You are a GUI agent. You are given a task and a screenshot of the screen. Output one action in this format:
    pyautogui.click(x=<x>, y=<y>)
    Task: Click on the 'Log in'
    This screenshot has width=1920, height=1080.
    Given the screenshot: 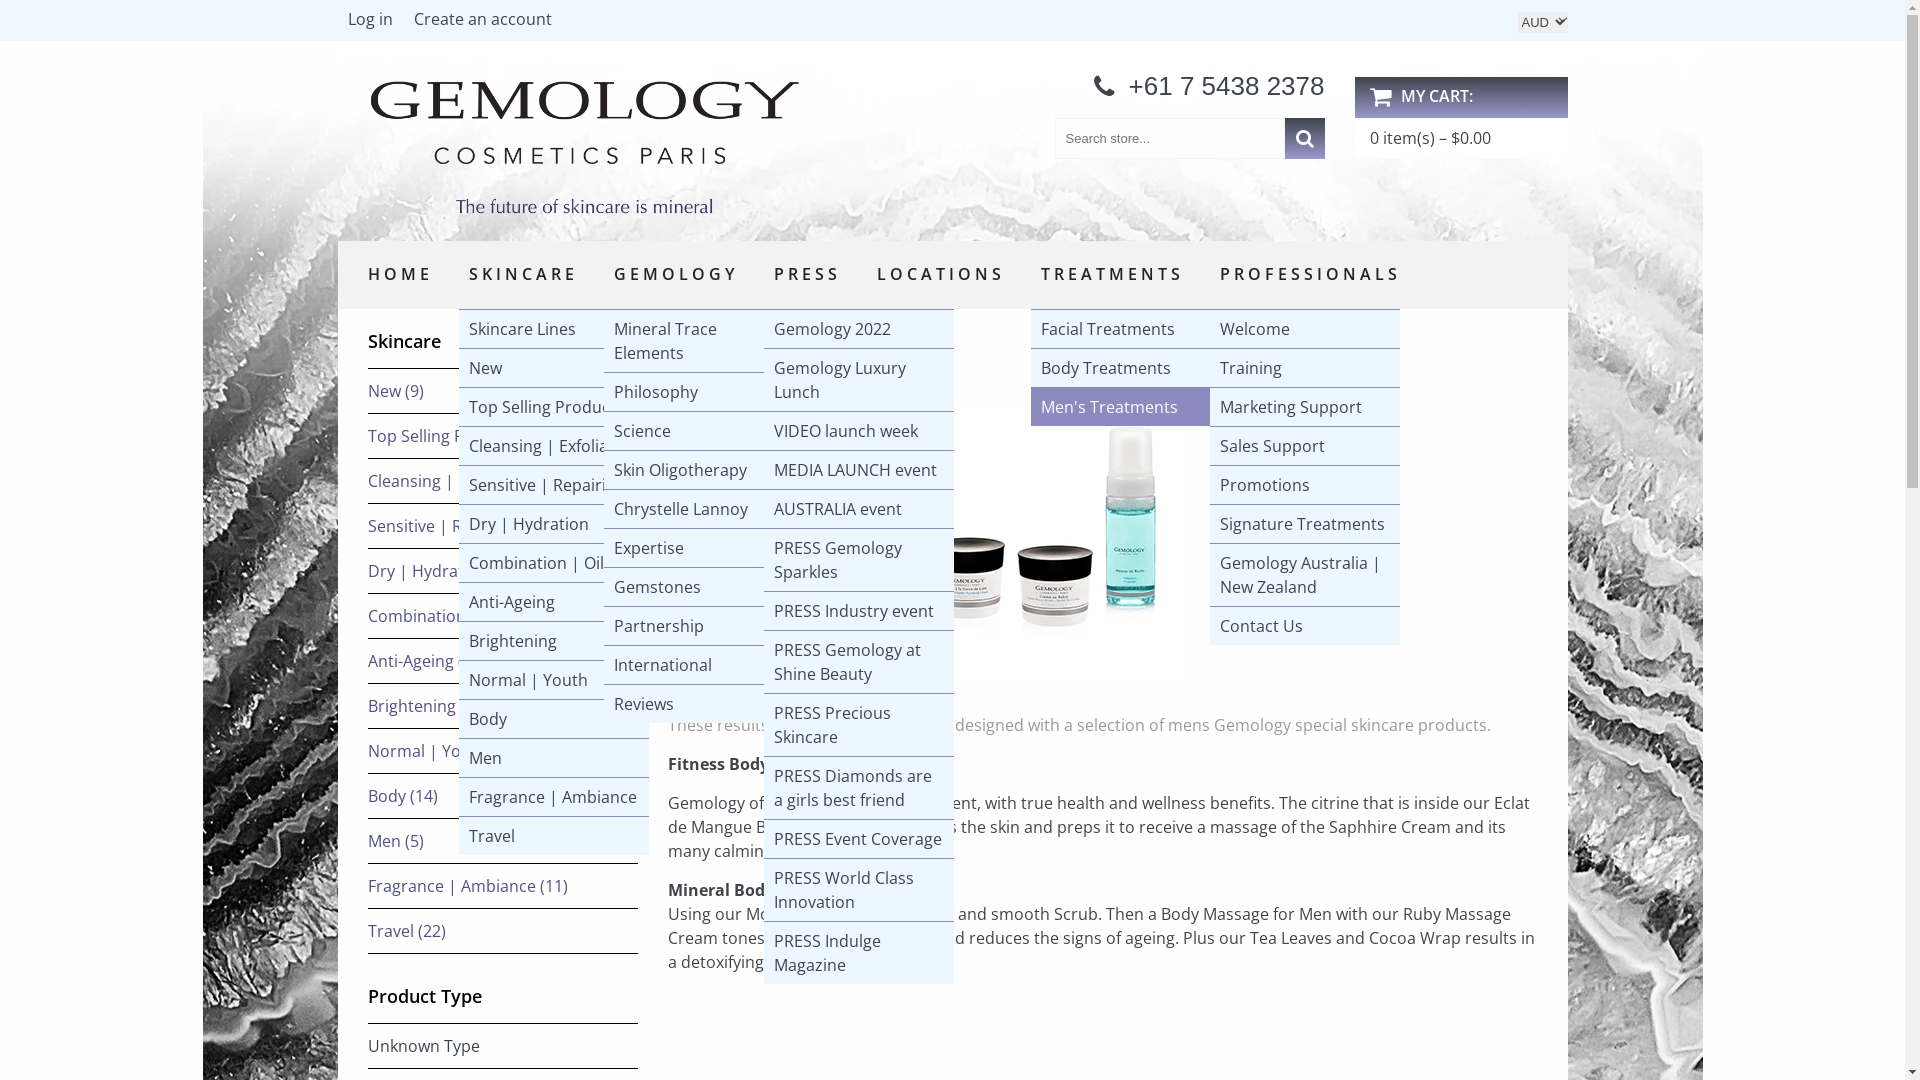 What is the action you would take?
    pyautogui.click(x=337, y=23)
    